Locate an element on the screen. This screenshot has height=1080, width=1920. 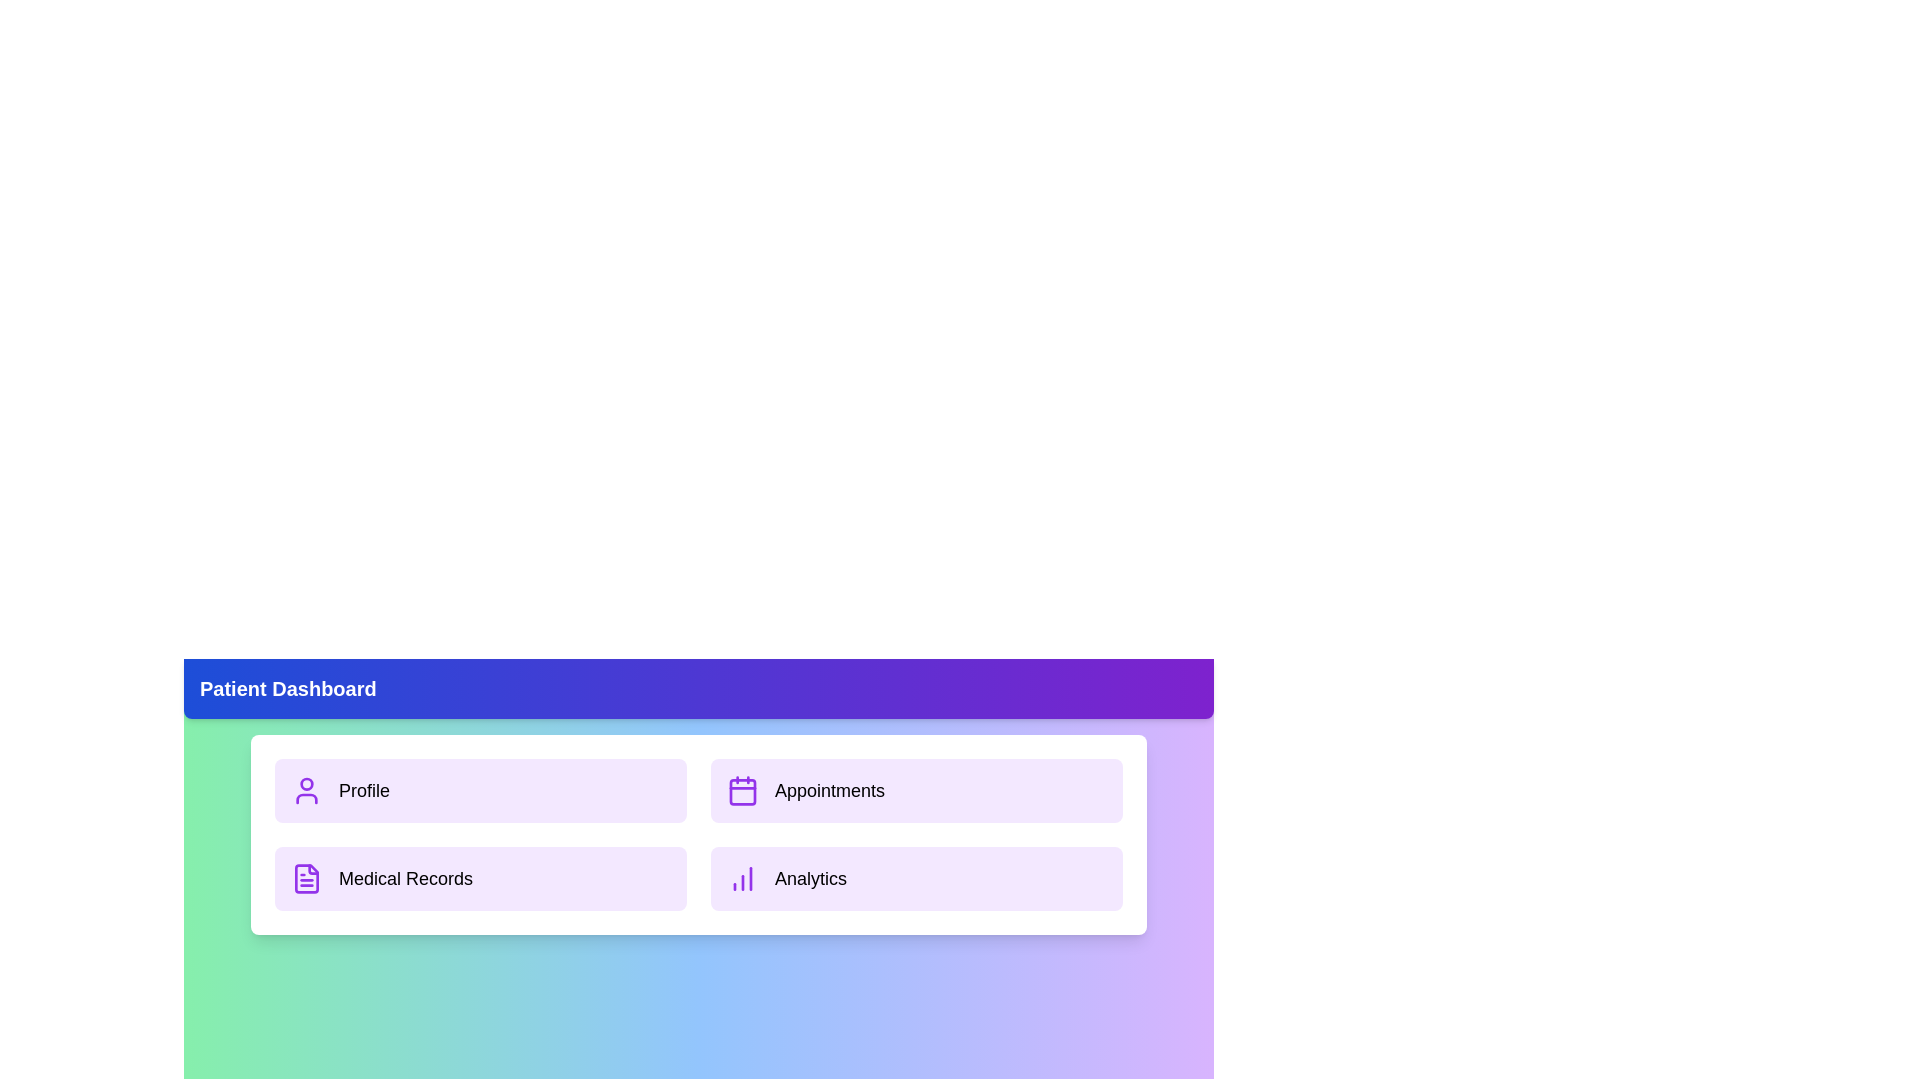
the 'Medical Records' section to navigate to the respective page is located at coordinates (480, 878).